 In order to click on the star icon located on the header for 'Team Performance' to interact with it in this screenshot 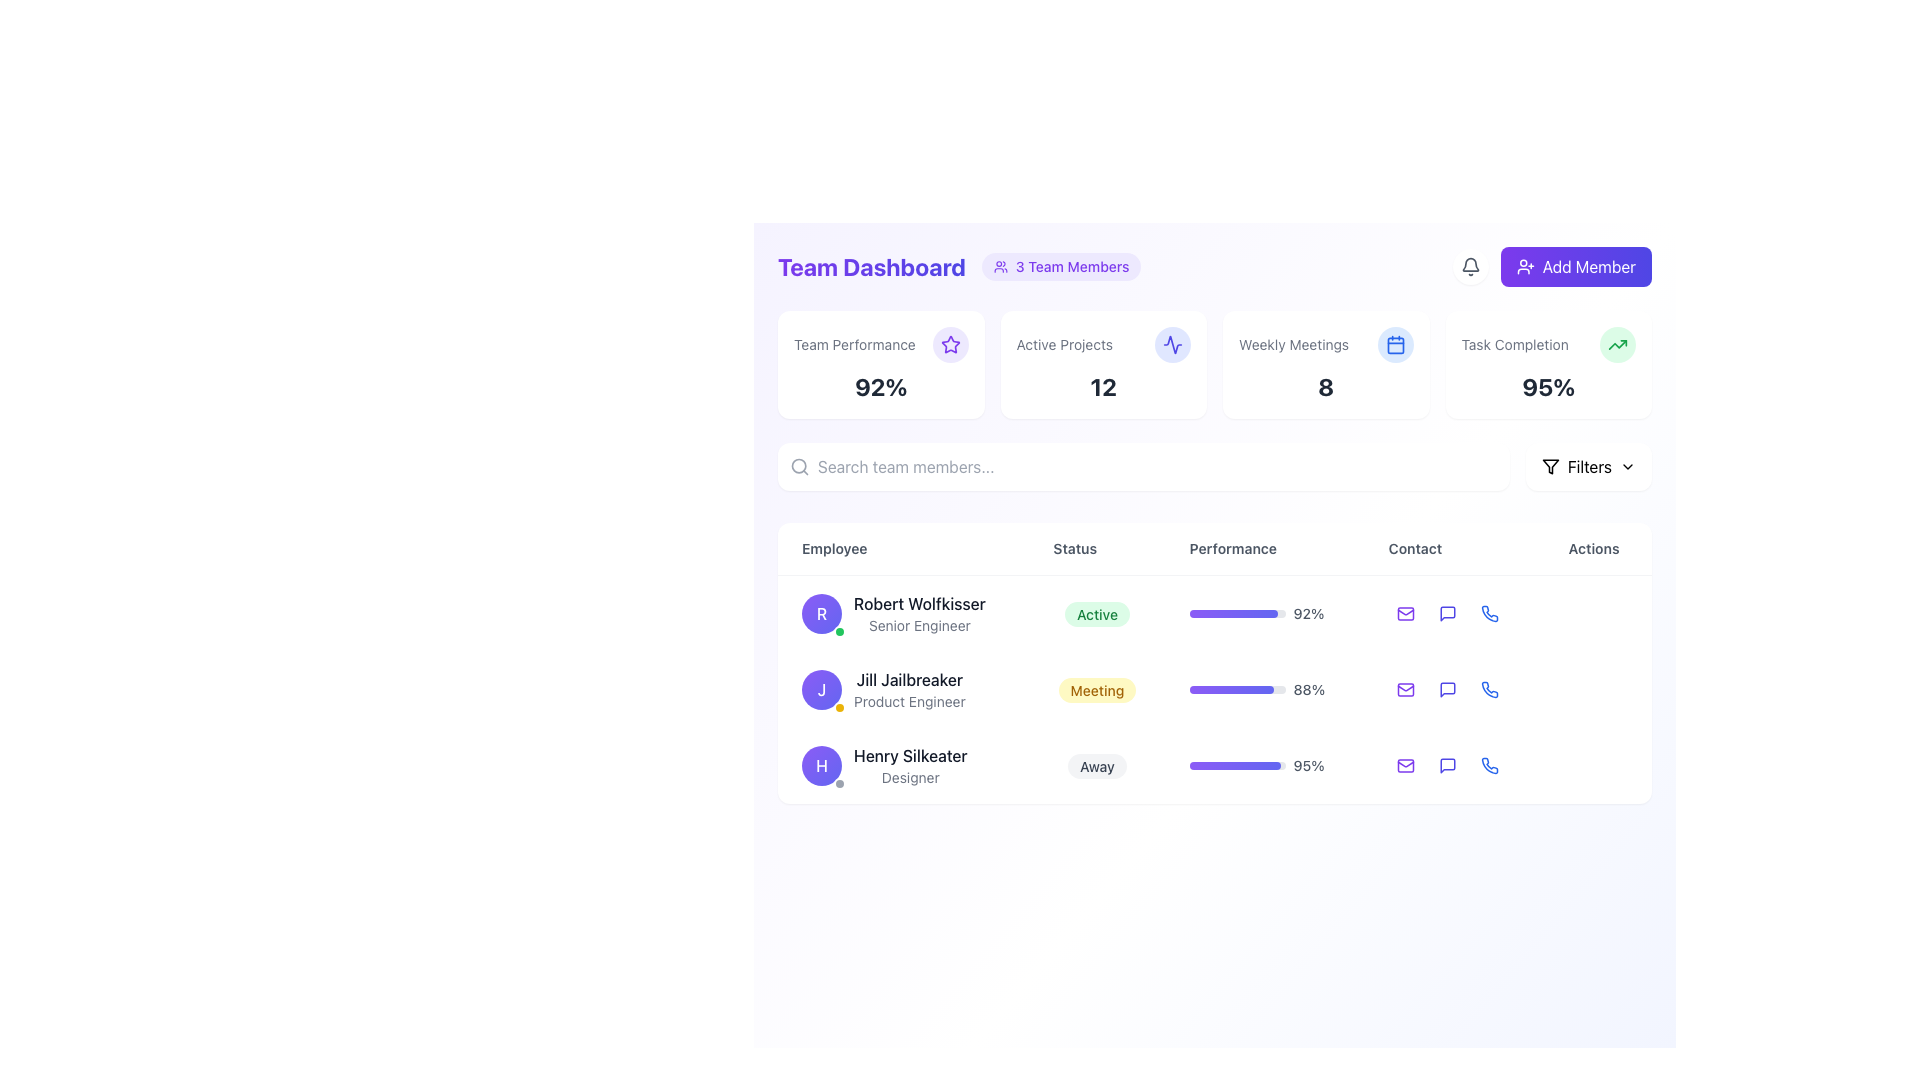, I will do `click(880, 343)`.